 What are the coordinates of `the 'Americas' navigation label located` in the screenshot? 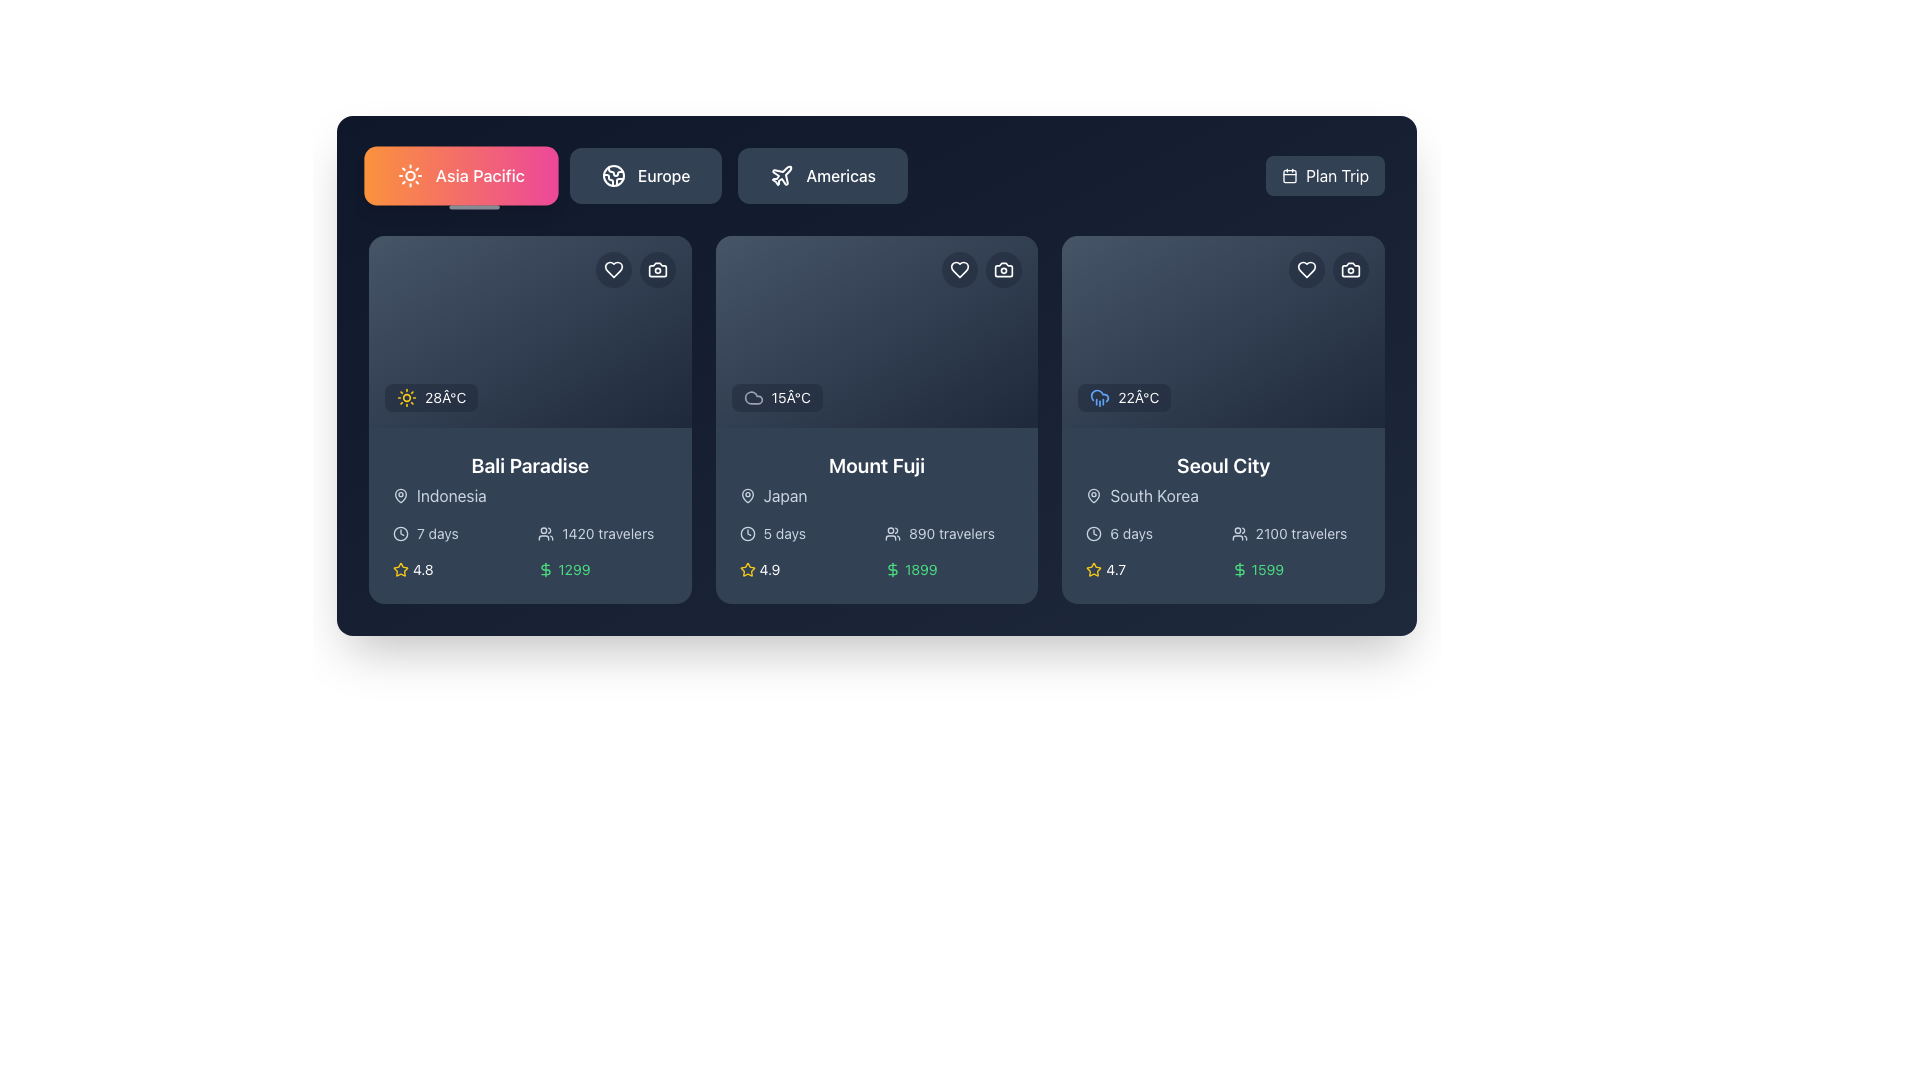 It's located at (841, 175).